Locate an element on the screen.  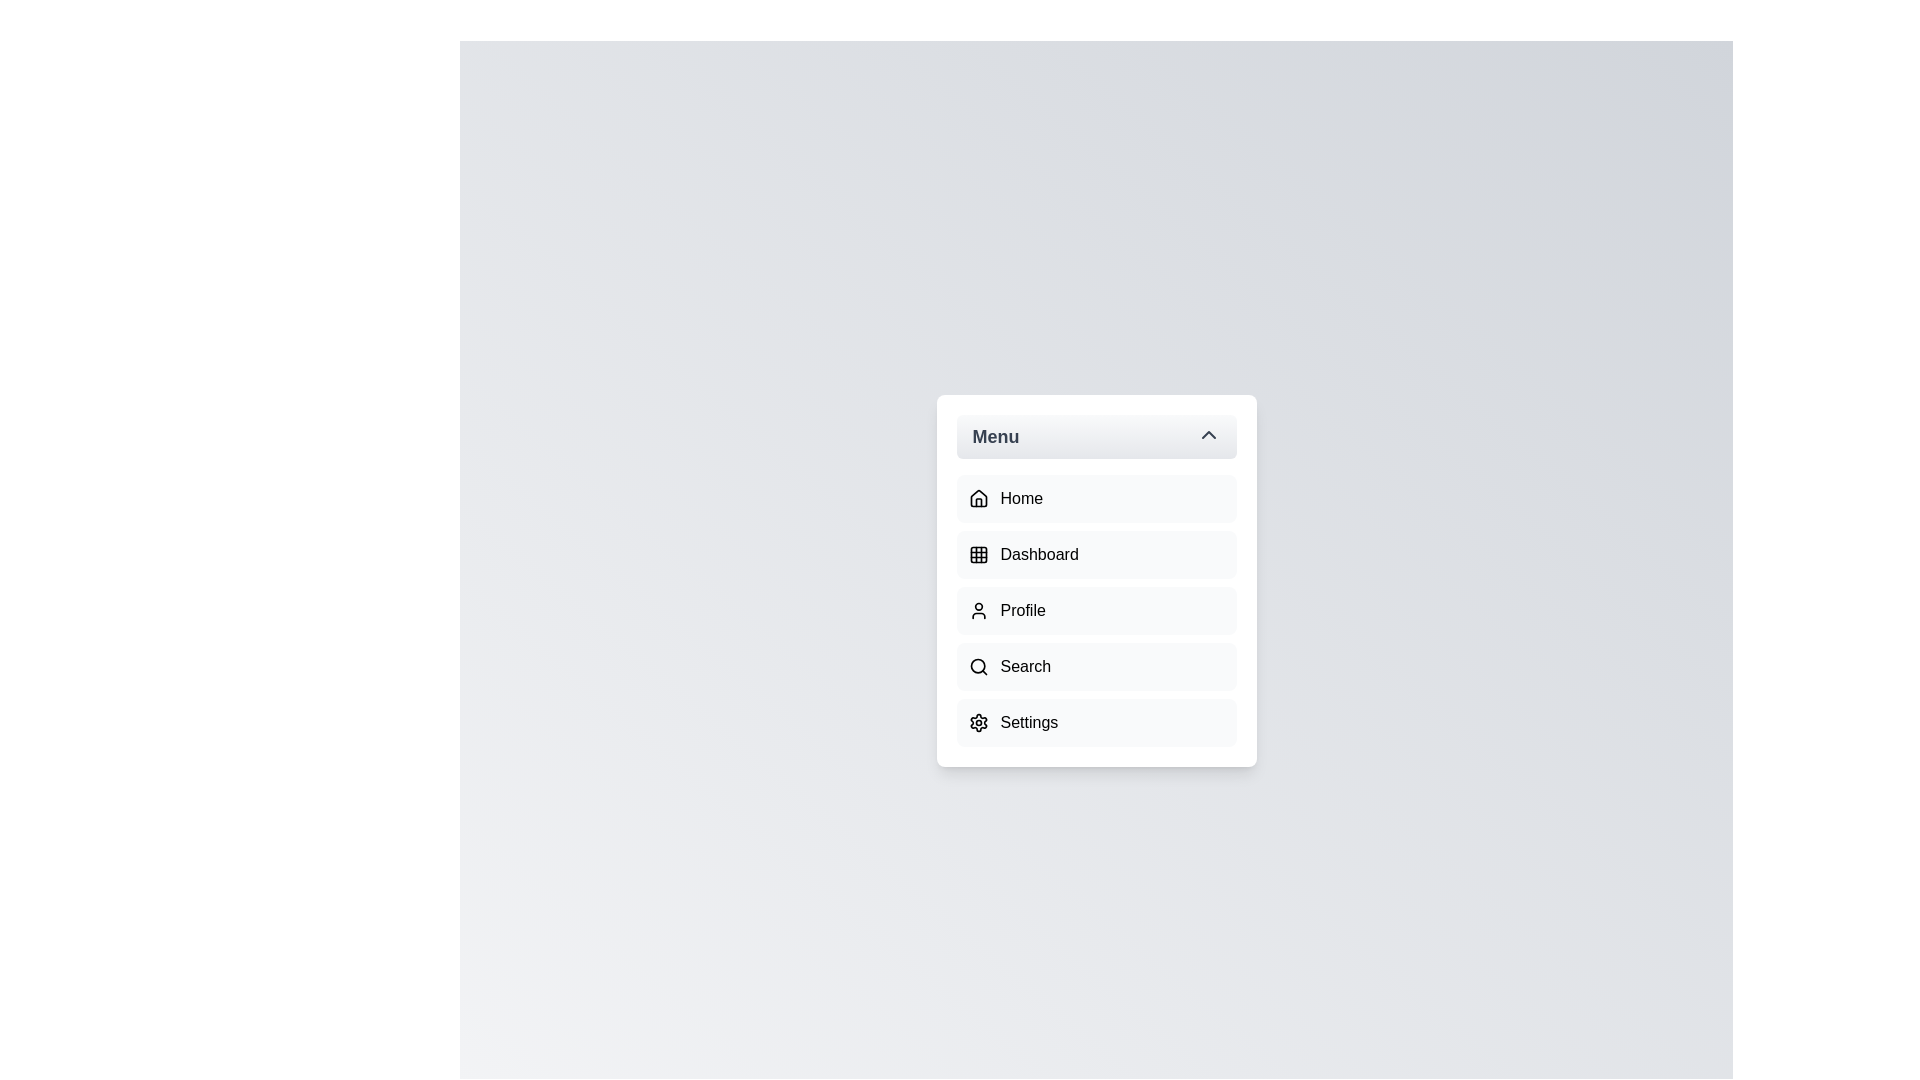
the menu item labeled Dashboard is located at coordinates (1095, 555).